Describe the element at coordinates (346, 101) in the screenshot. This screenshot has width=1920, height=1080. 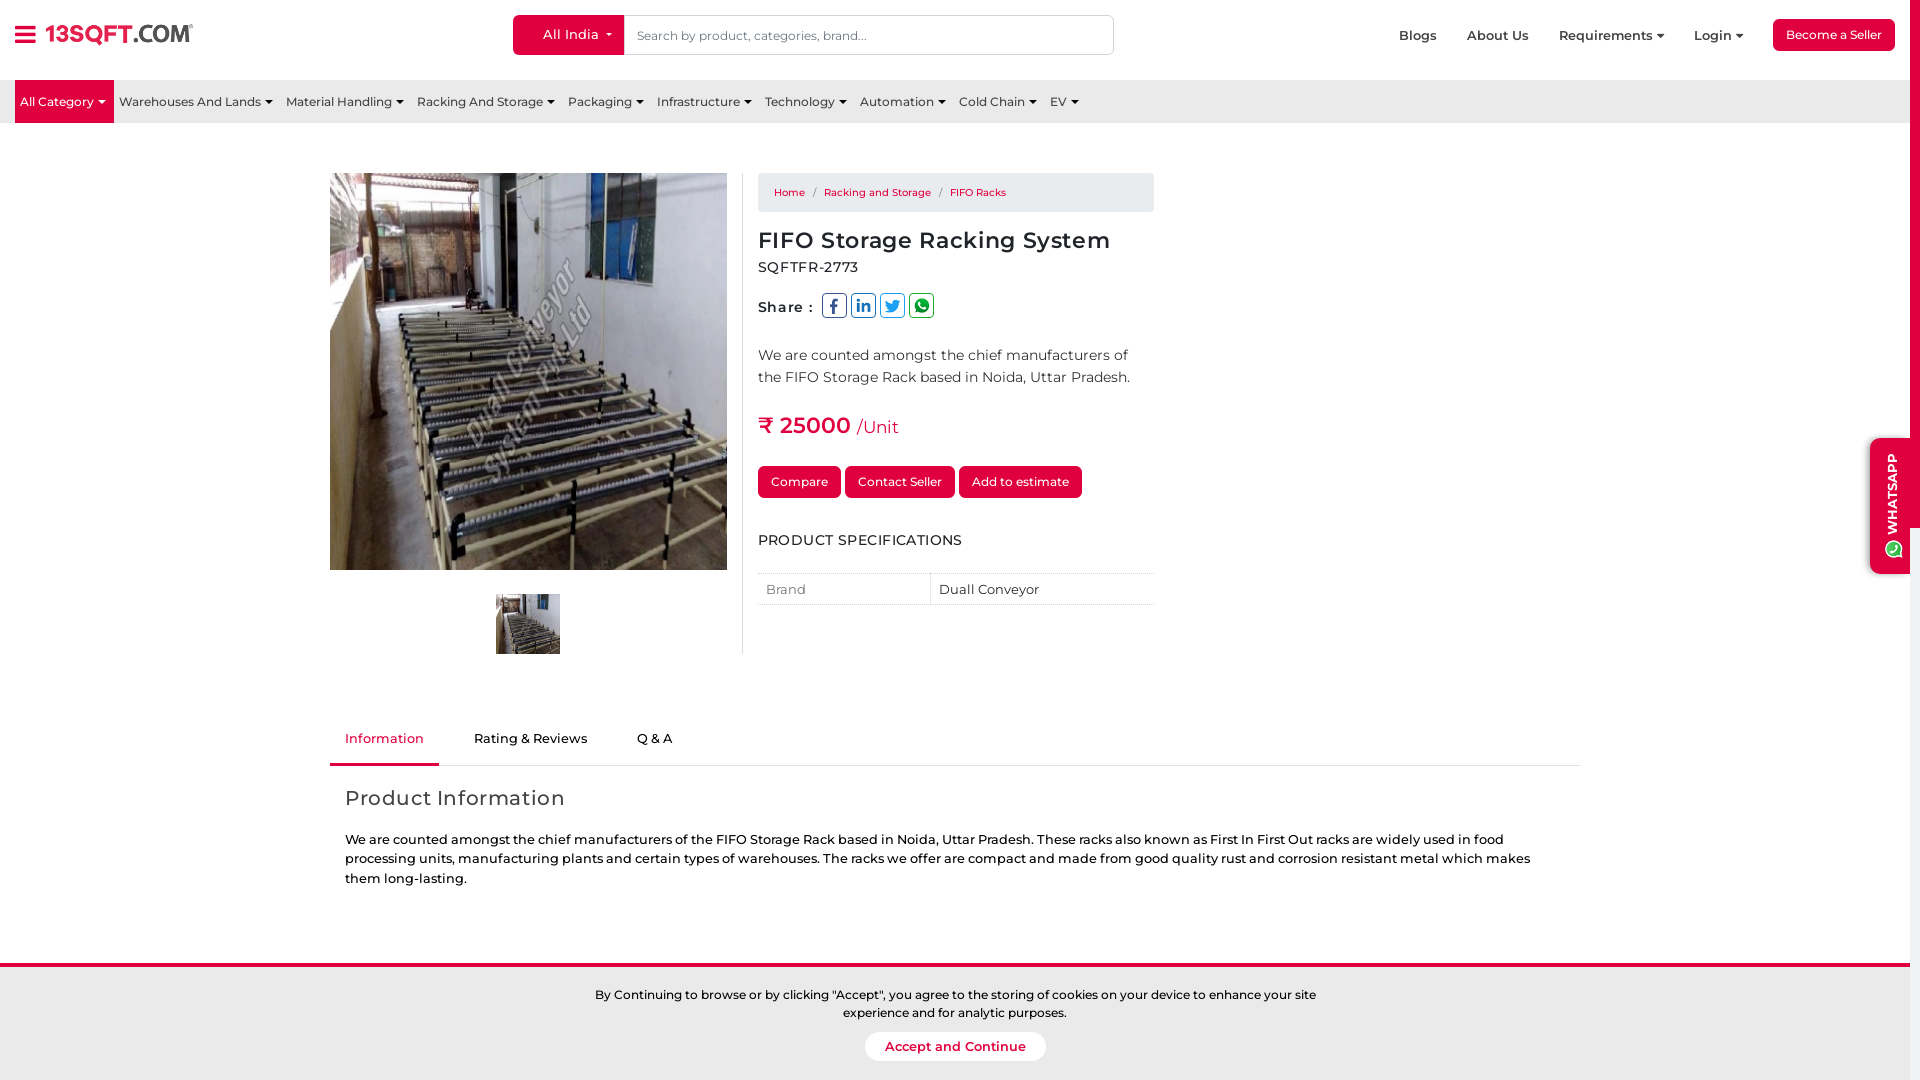
I see `'Material Handling'` at that location.